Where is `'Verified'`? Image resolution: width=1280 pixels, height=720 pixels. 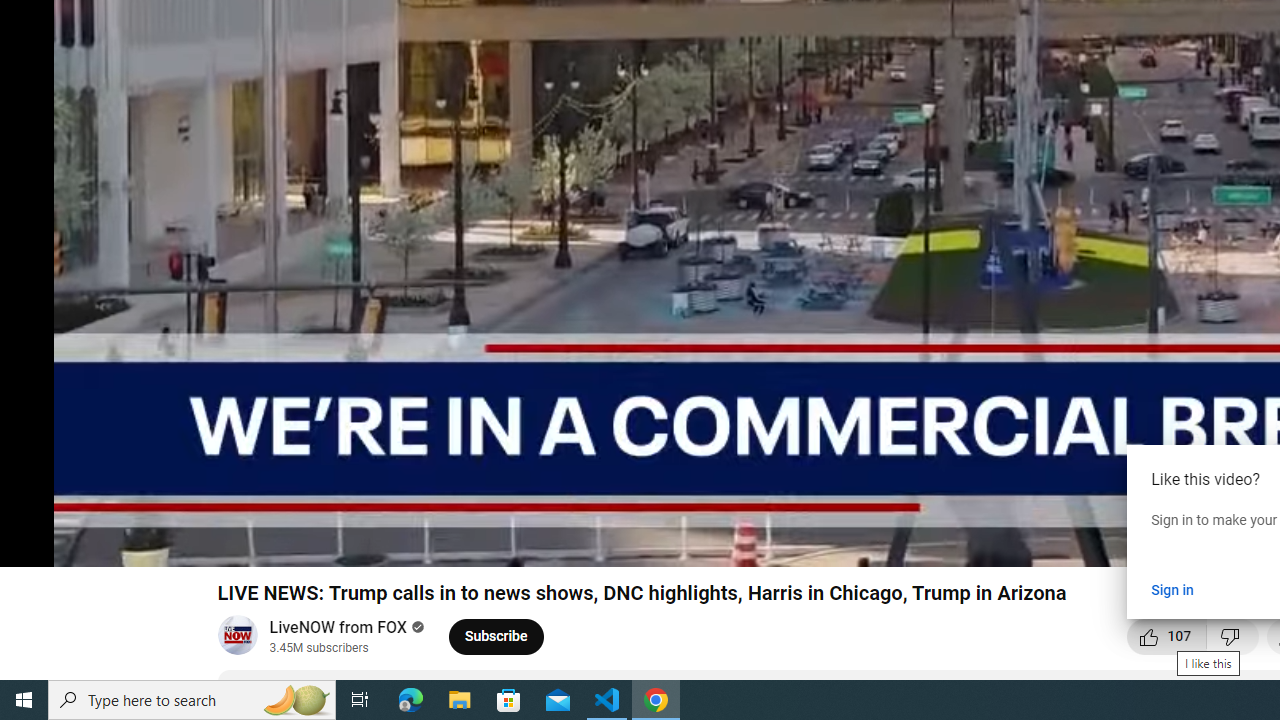 'Verified' is located at coordinates (414, 626).